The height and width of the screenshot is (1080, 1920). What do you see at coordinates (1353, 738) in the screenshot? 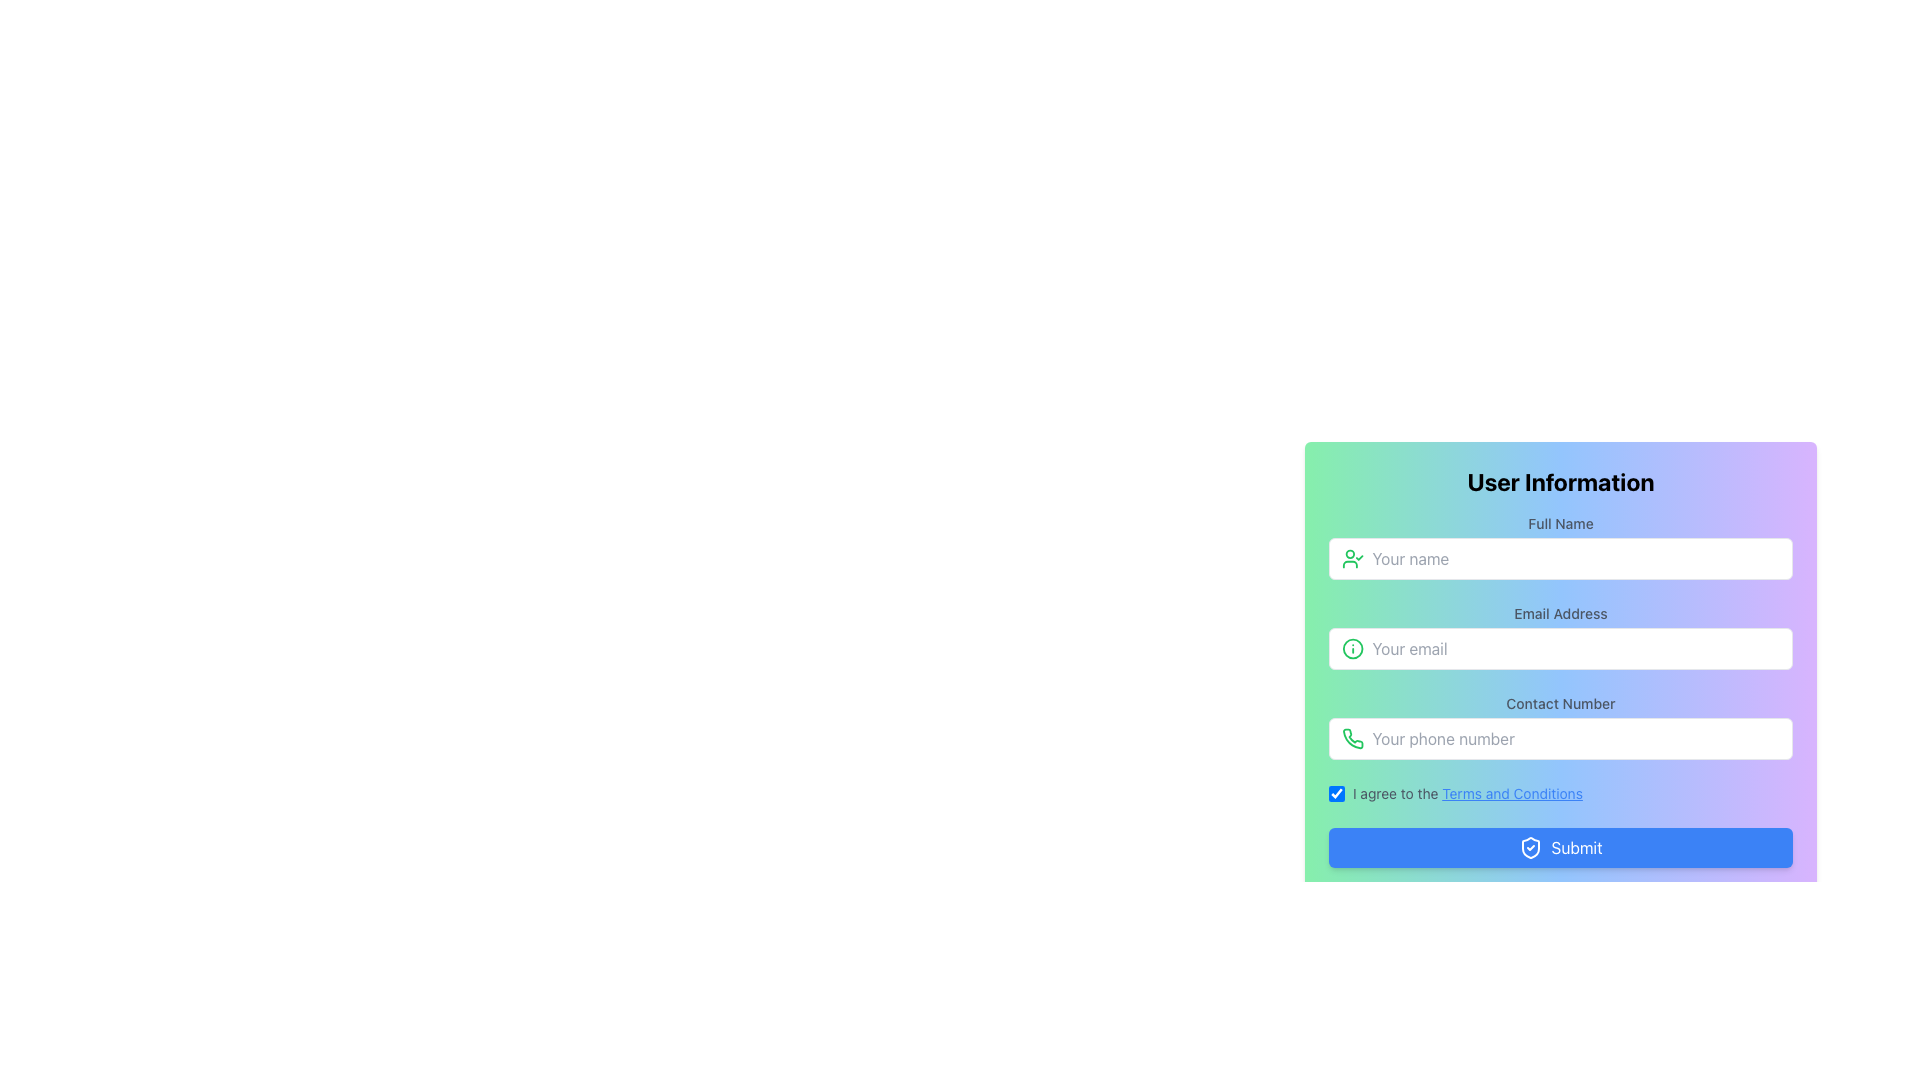
I see `the decorative indicator icon associated with the 'Your phone number' input field, positioned to the left of the input field under the 'Contact Number' label` at bounding box center [1353, 738].